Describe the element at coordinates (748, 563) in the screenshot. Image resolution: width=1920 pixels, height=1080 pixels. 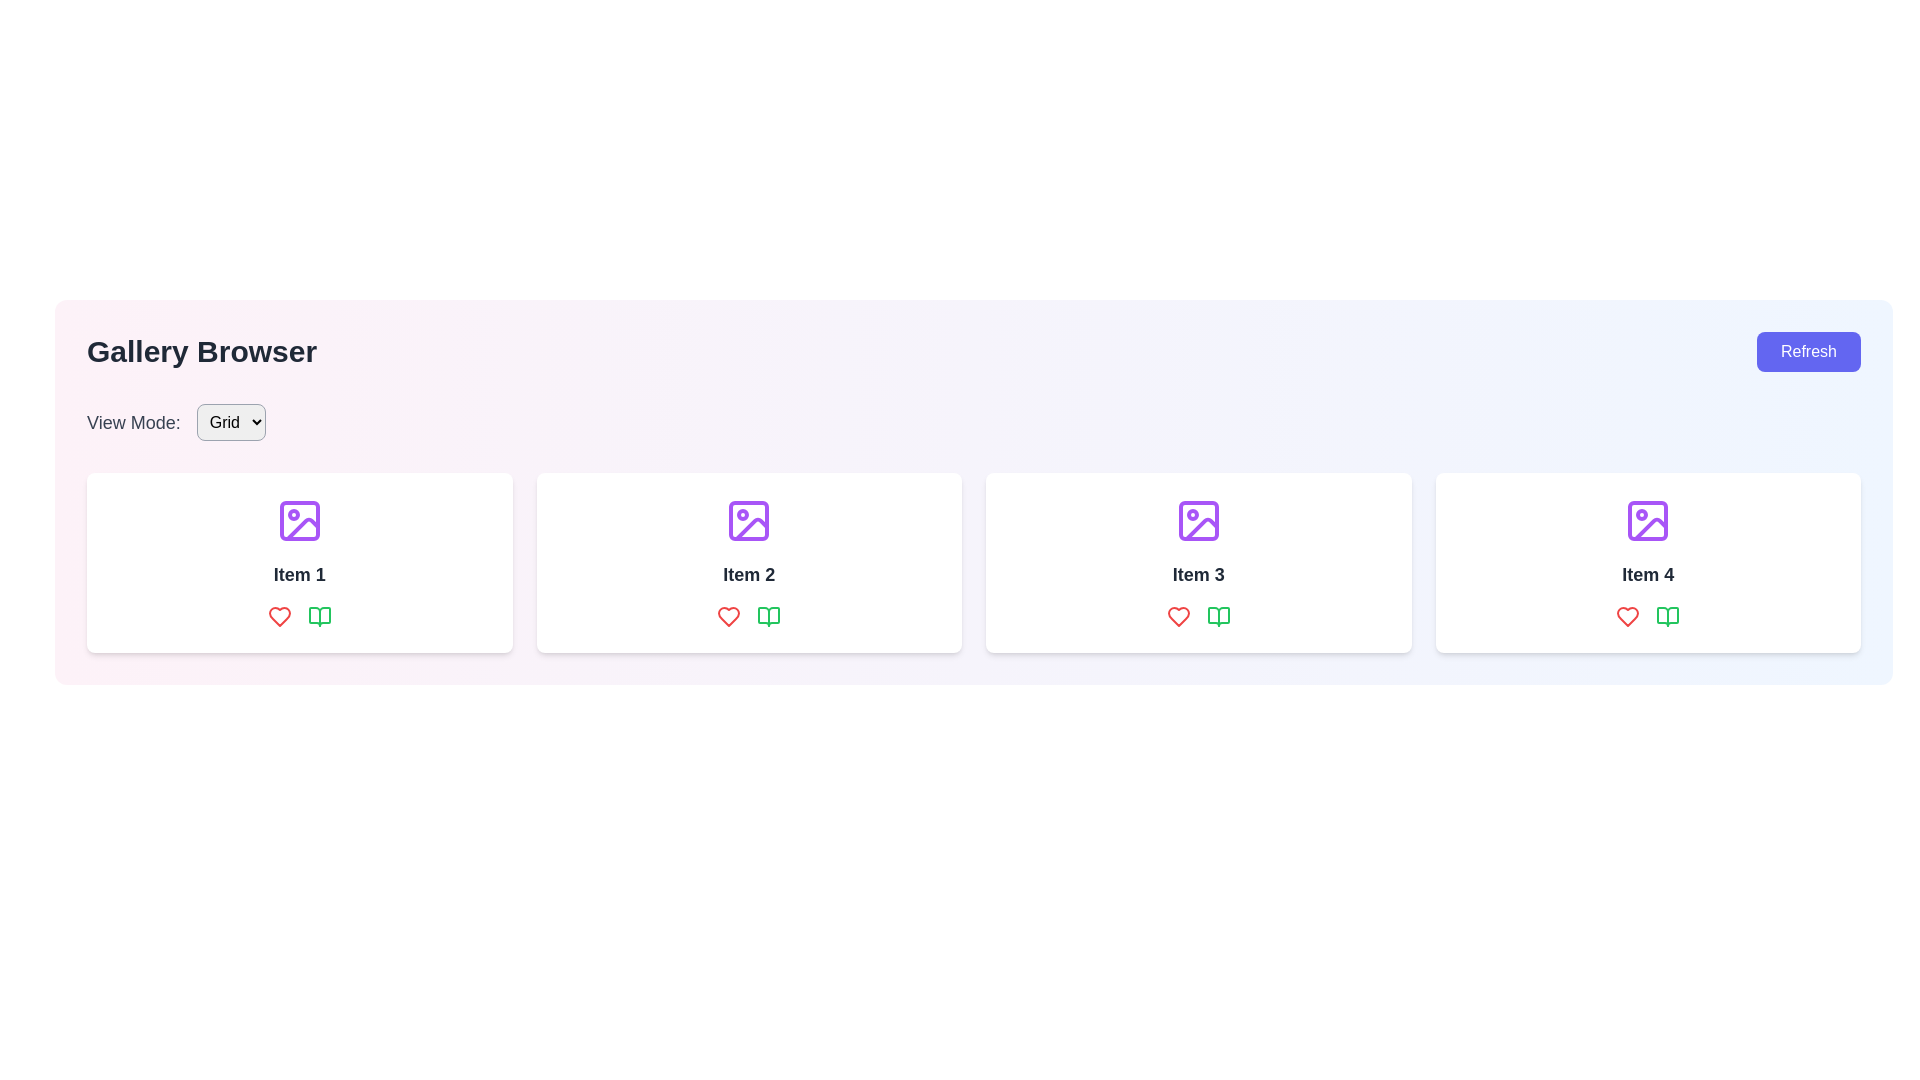
I see `the card component labeled 'Item 2', which features a purple icon at the top and contains a white background with rounded corners` at that location.